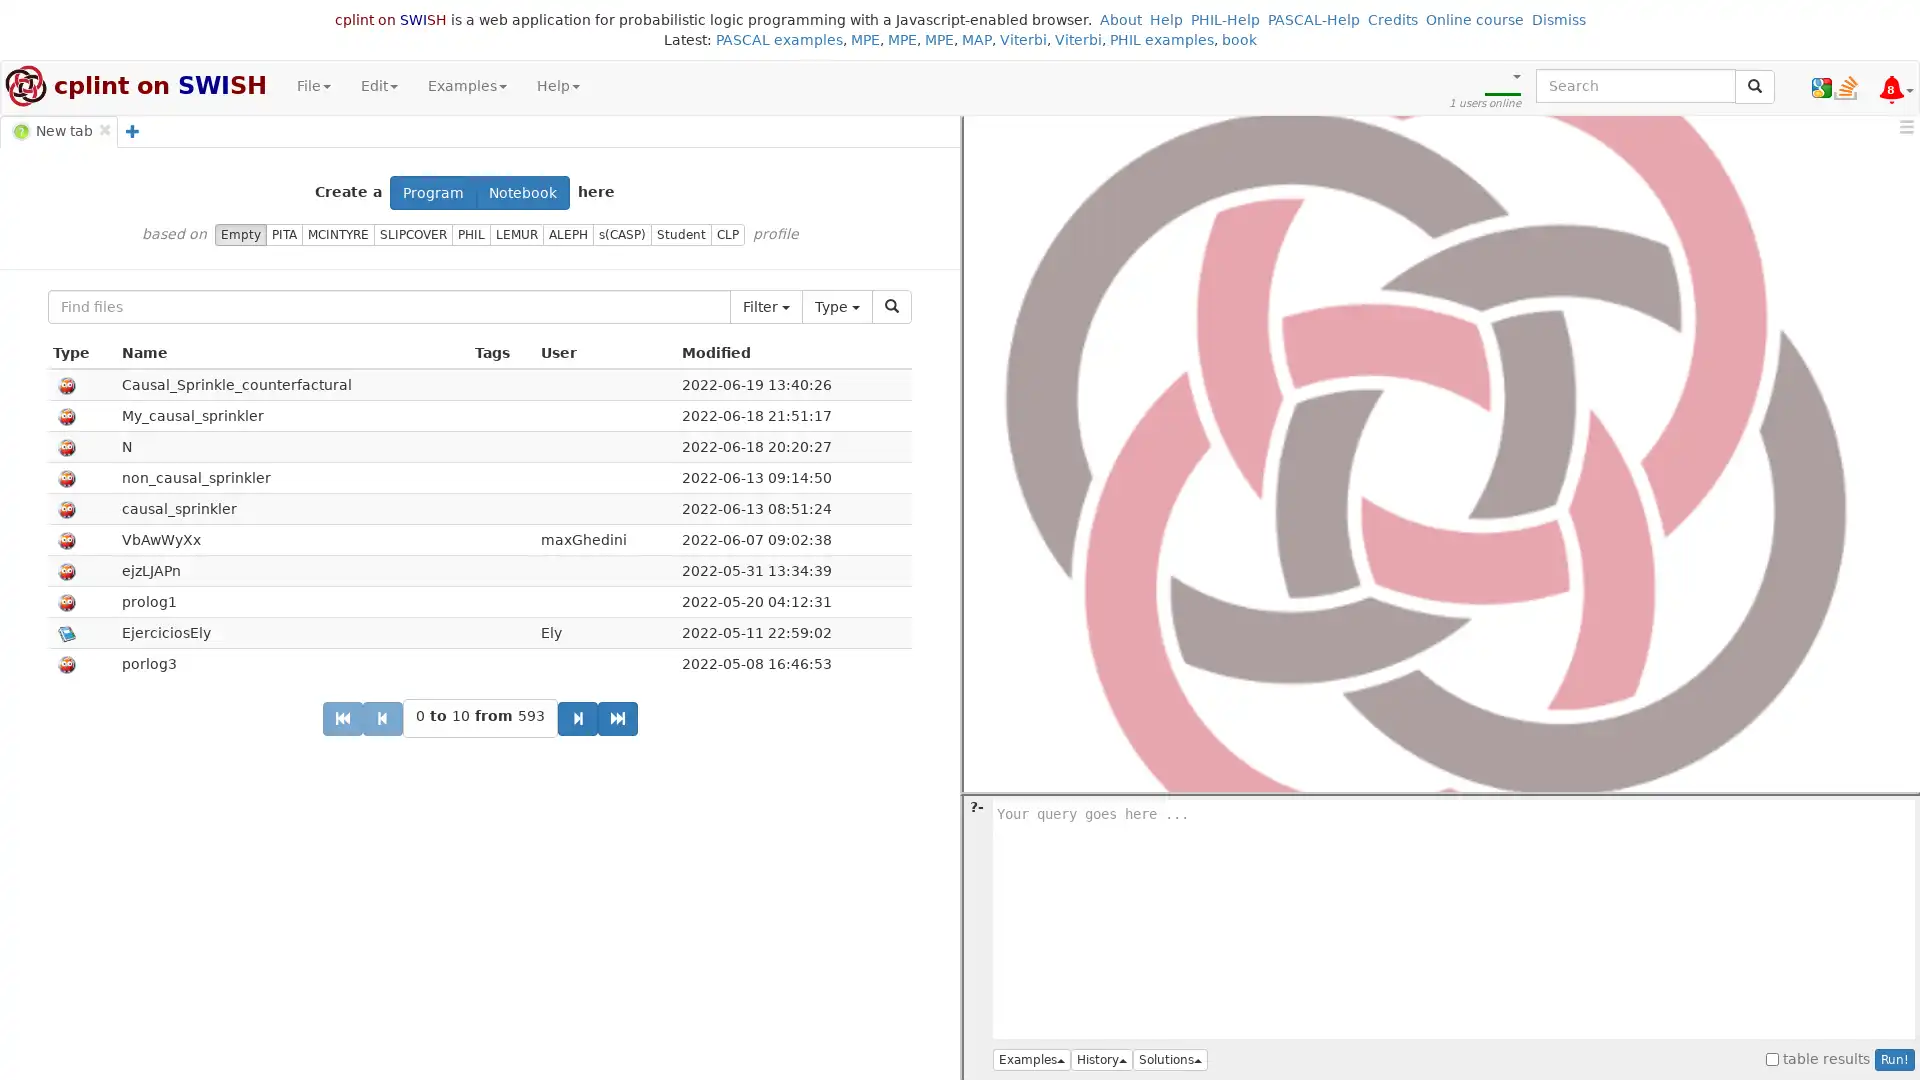 The image size is (1920, 1080). What do you see at coordinates (432, 192) in the screenshot?
I see `Program` at bounding box center [432, 192].